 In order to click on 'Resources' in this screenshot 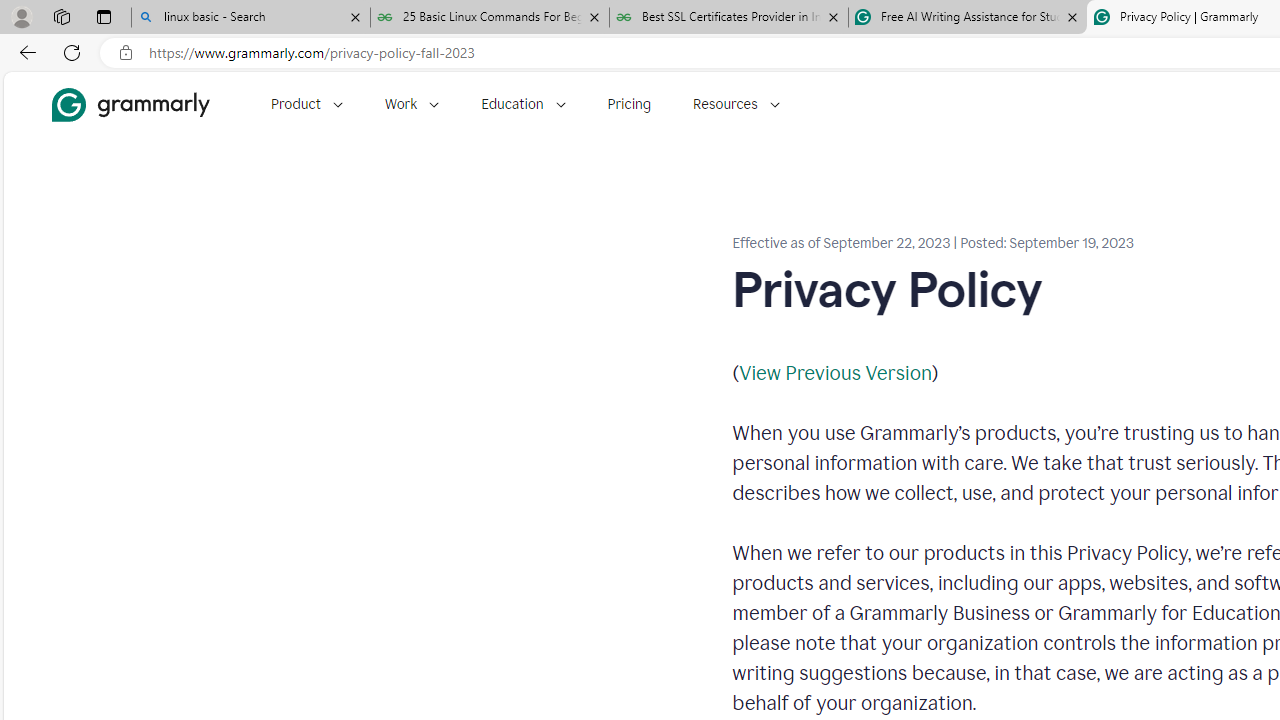, I will do `click(735, 104)`.